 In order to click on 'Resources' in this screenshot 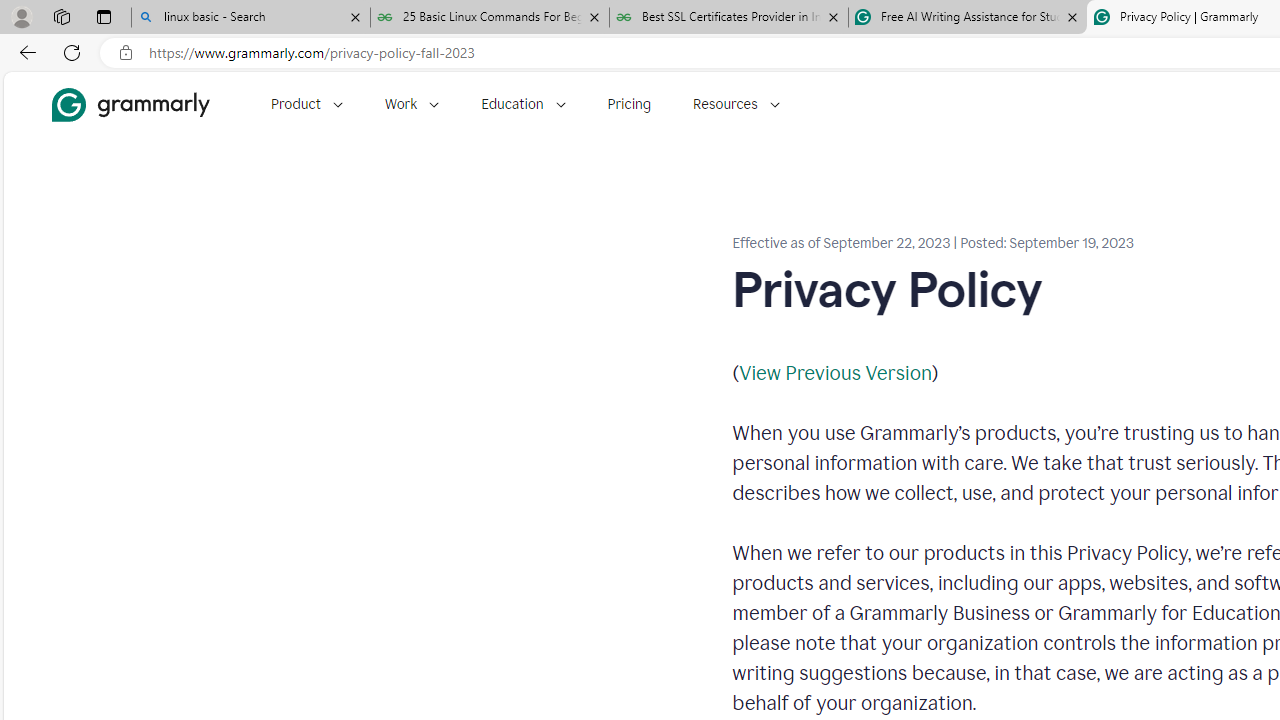, I will do `click(735, 104)`.